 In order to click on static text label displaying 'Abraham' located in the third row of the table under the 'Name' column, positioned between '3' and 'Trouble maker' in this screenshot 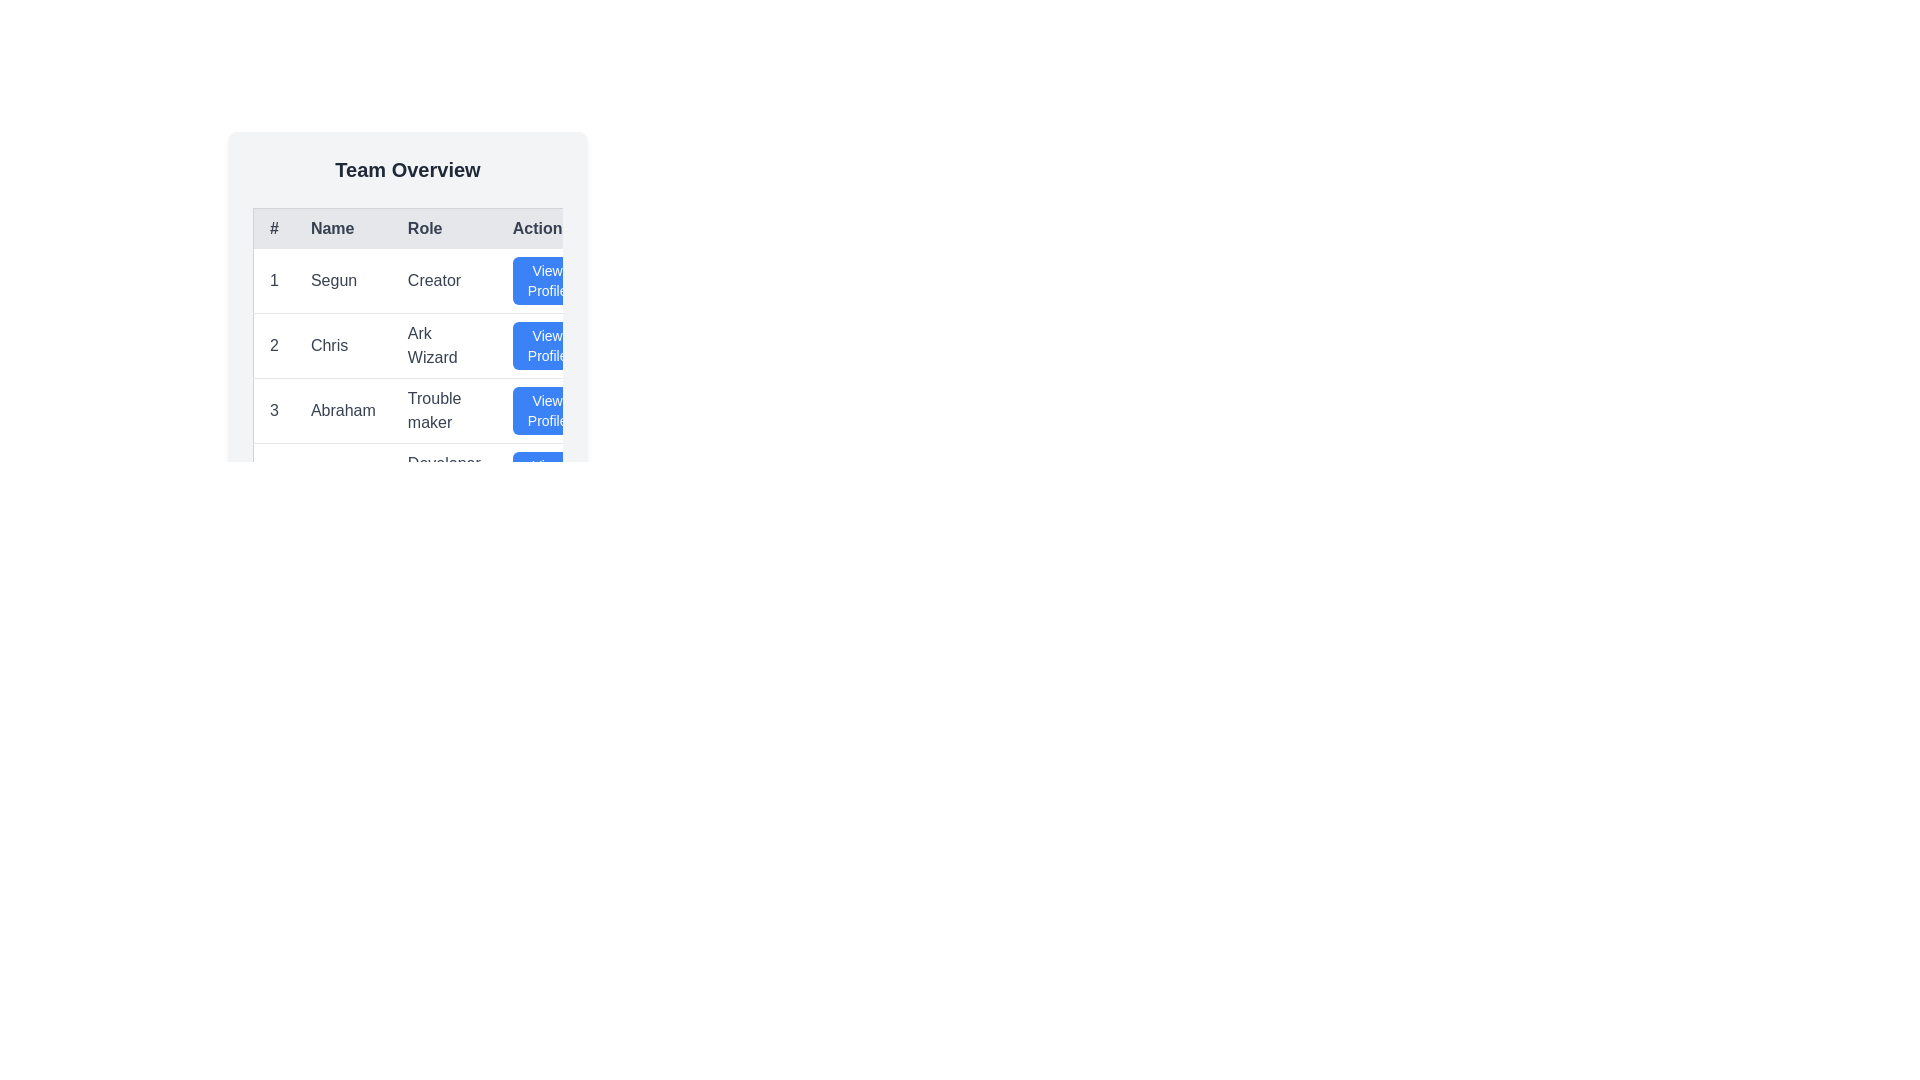, I will do `click(343, 410)`.